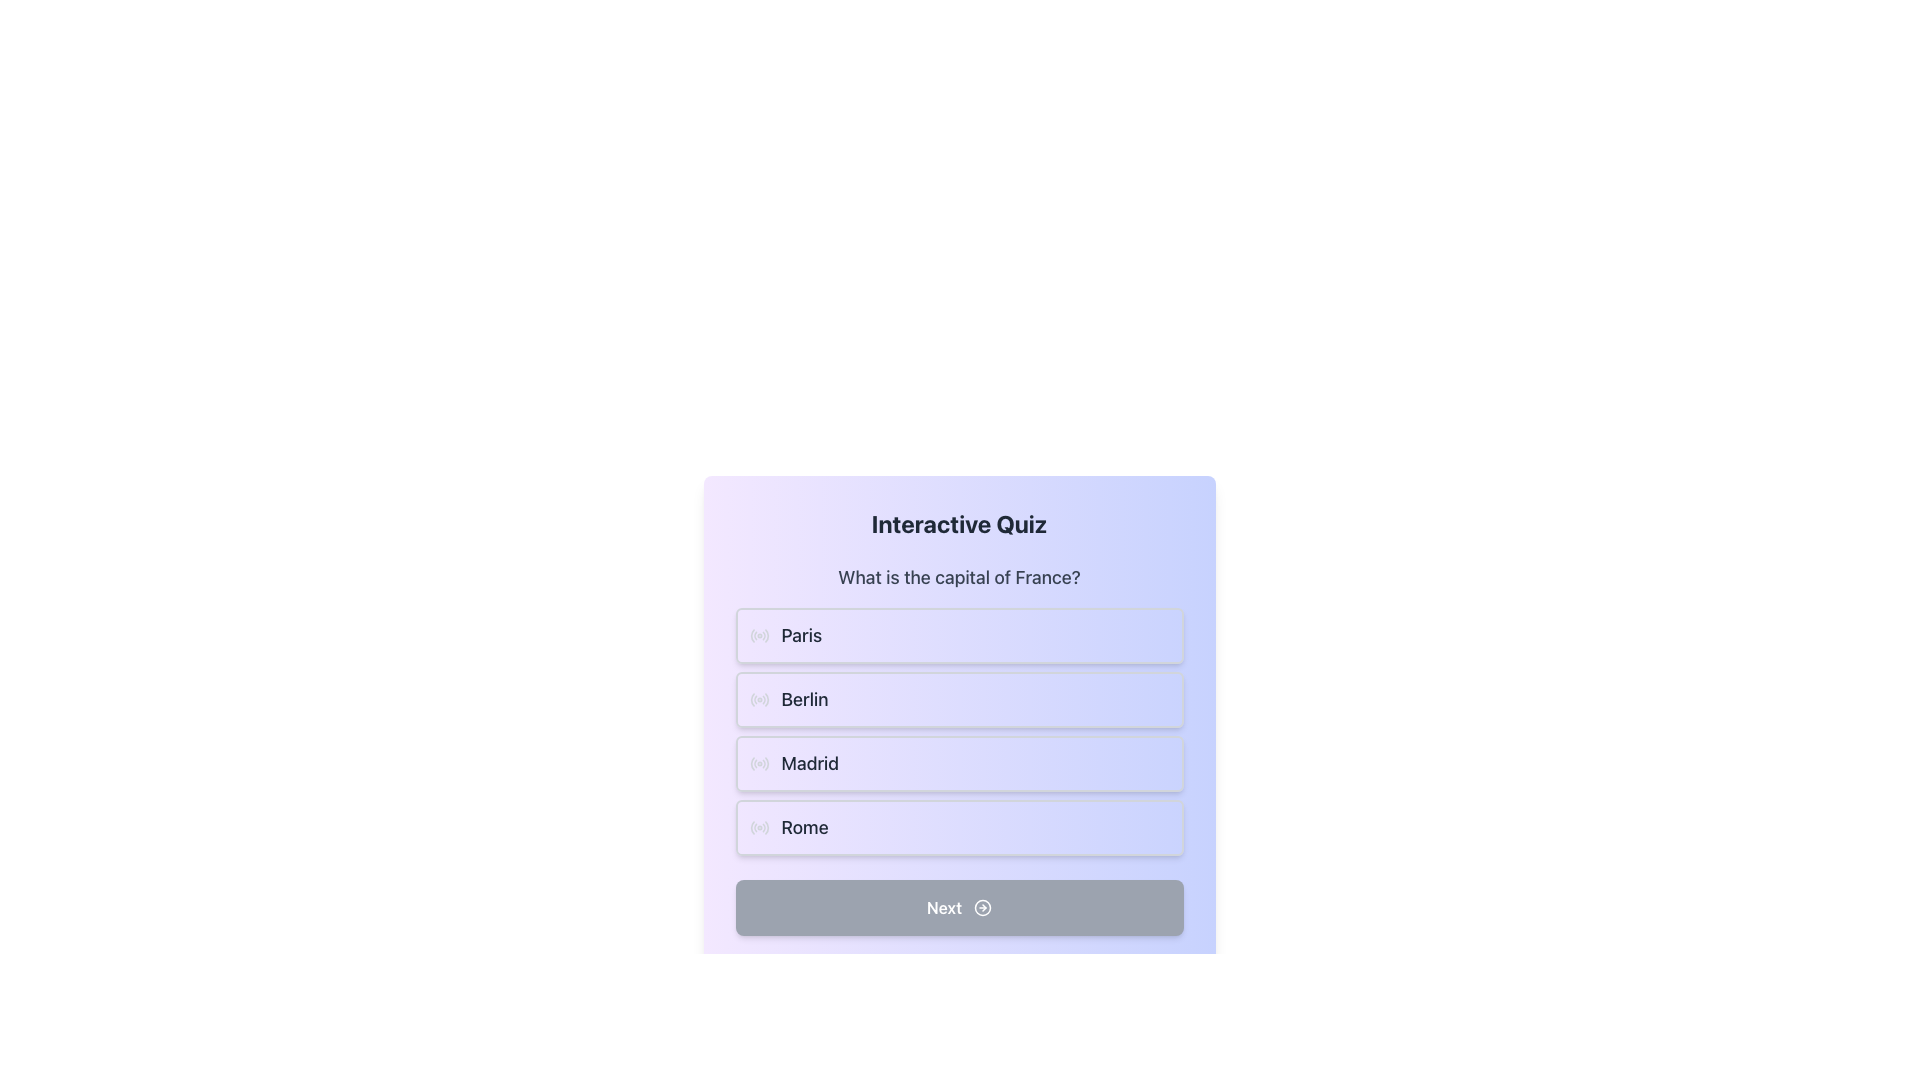 Image resolution: width=1920 pixels, height=1080 pixels. I want to click on the text label displaying 'Madrid', which is the third option in a vertical list of quiz answers below the question 'What is the capital of France?', so click(810, 763).